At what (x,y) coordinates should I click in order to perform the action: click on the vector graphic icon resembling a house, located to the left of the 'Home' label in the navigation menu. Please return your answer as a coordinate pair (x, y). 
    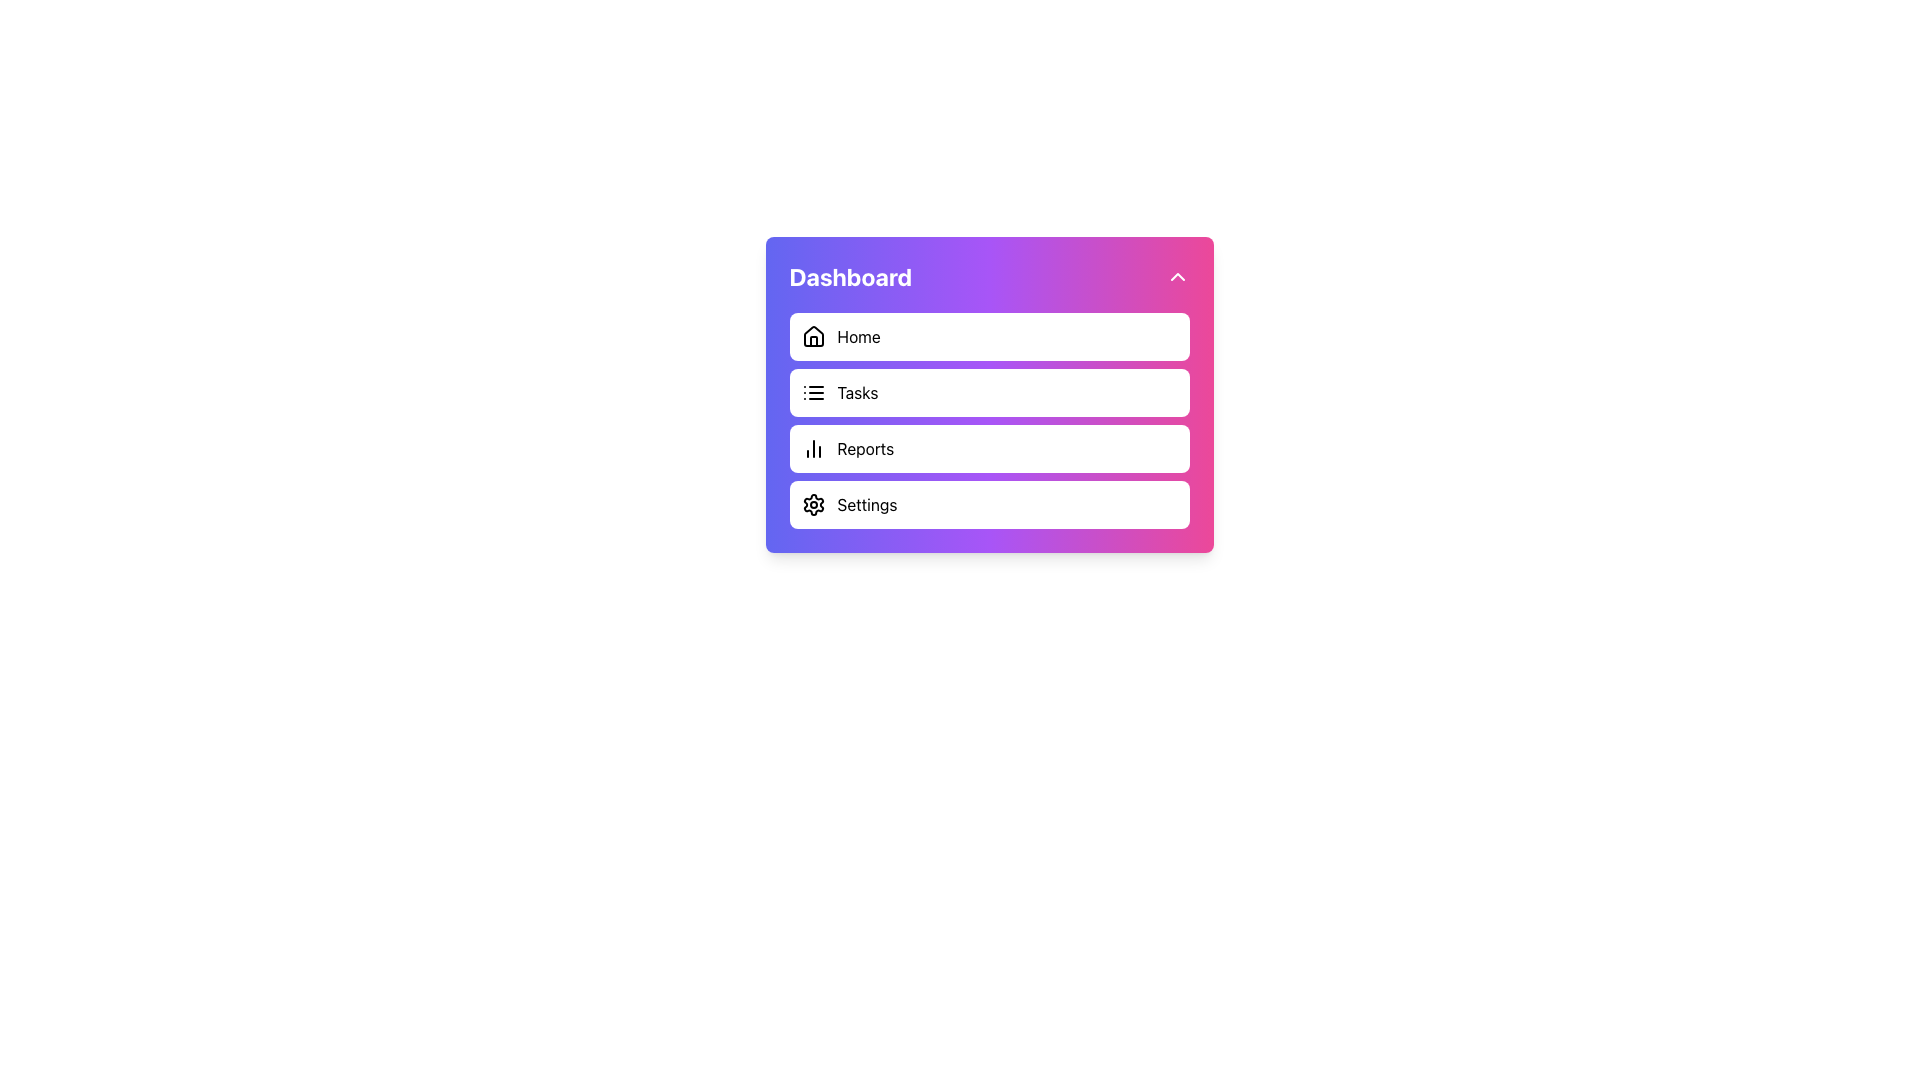
    Looking at the image, I should click on (813, 335).